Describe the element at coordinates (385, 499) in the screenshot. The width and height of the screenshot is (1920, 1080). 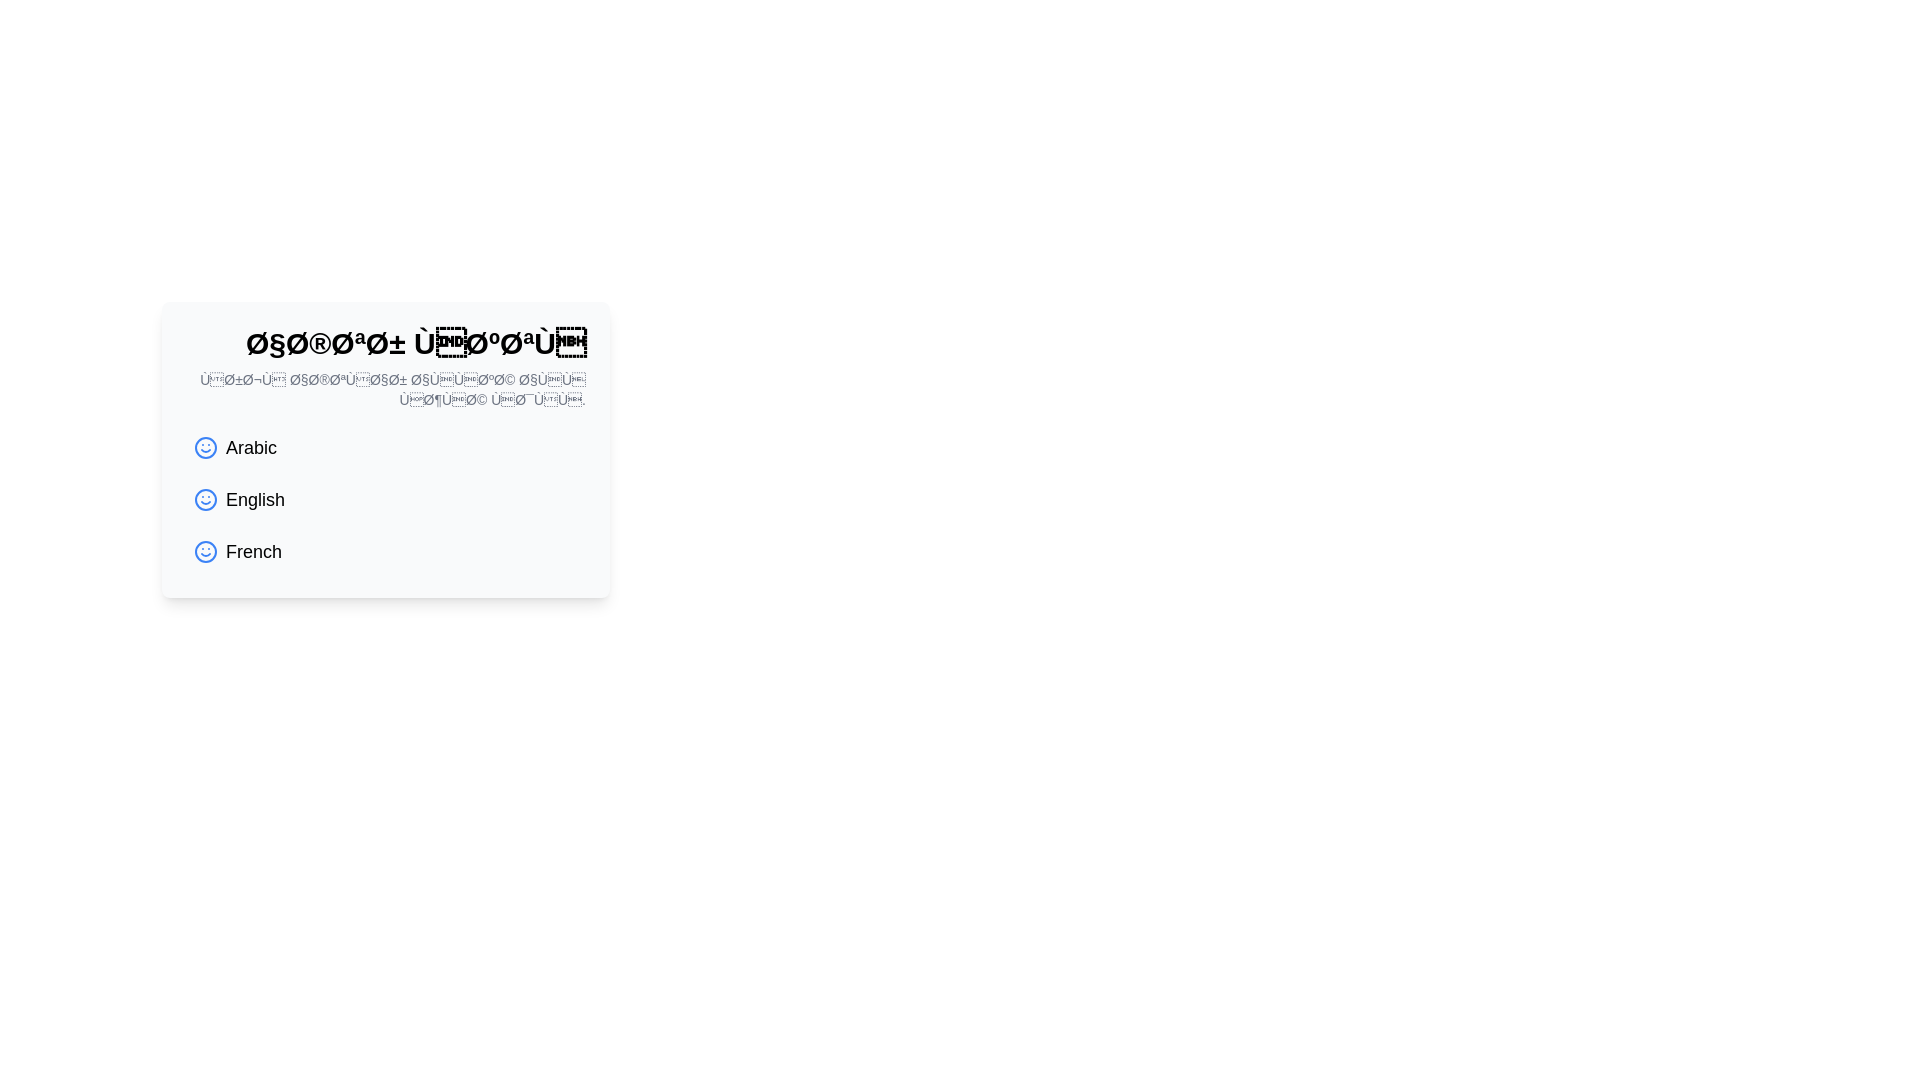
I see `a language option in the vertical list that allows the user` at that location.